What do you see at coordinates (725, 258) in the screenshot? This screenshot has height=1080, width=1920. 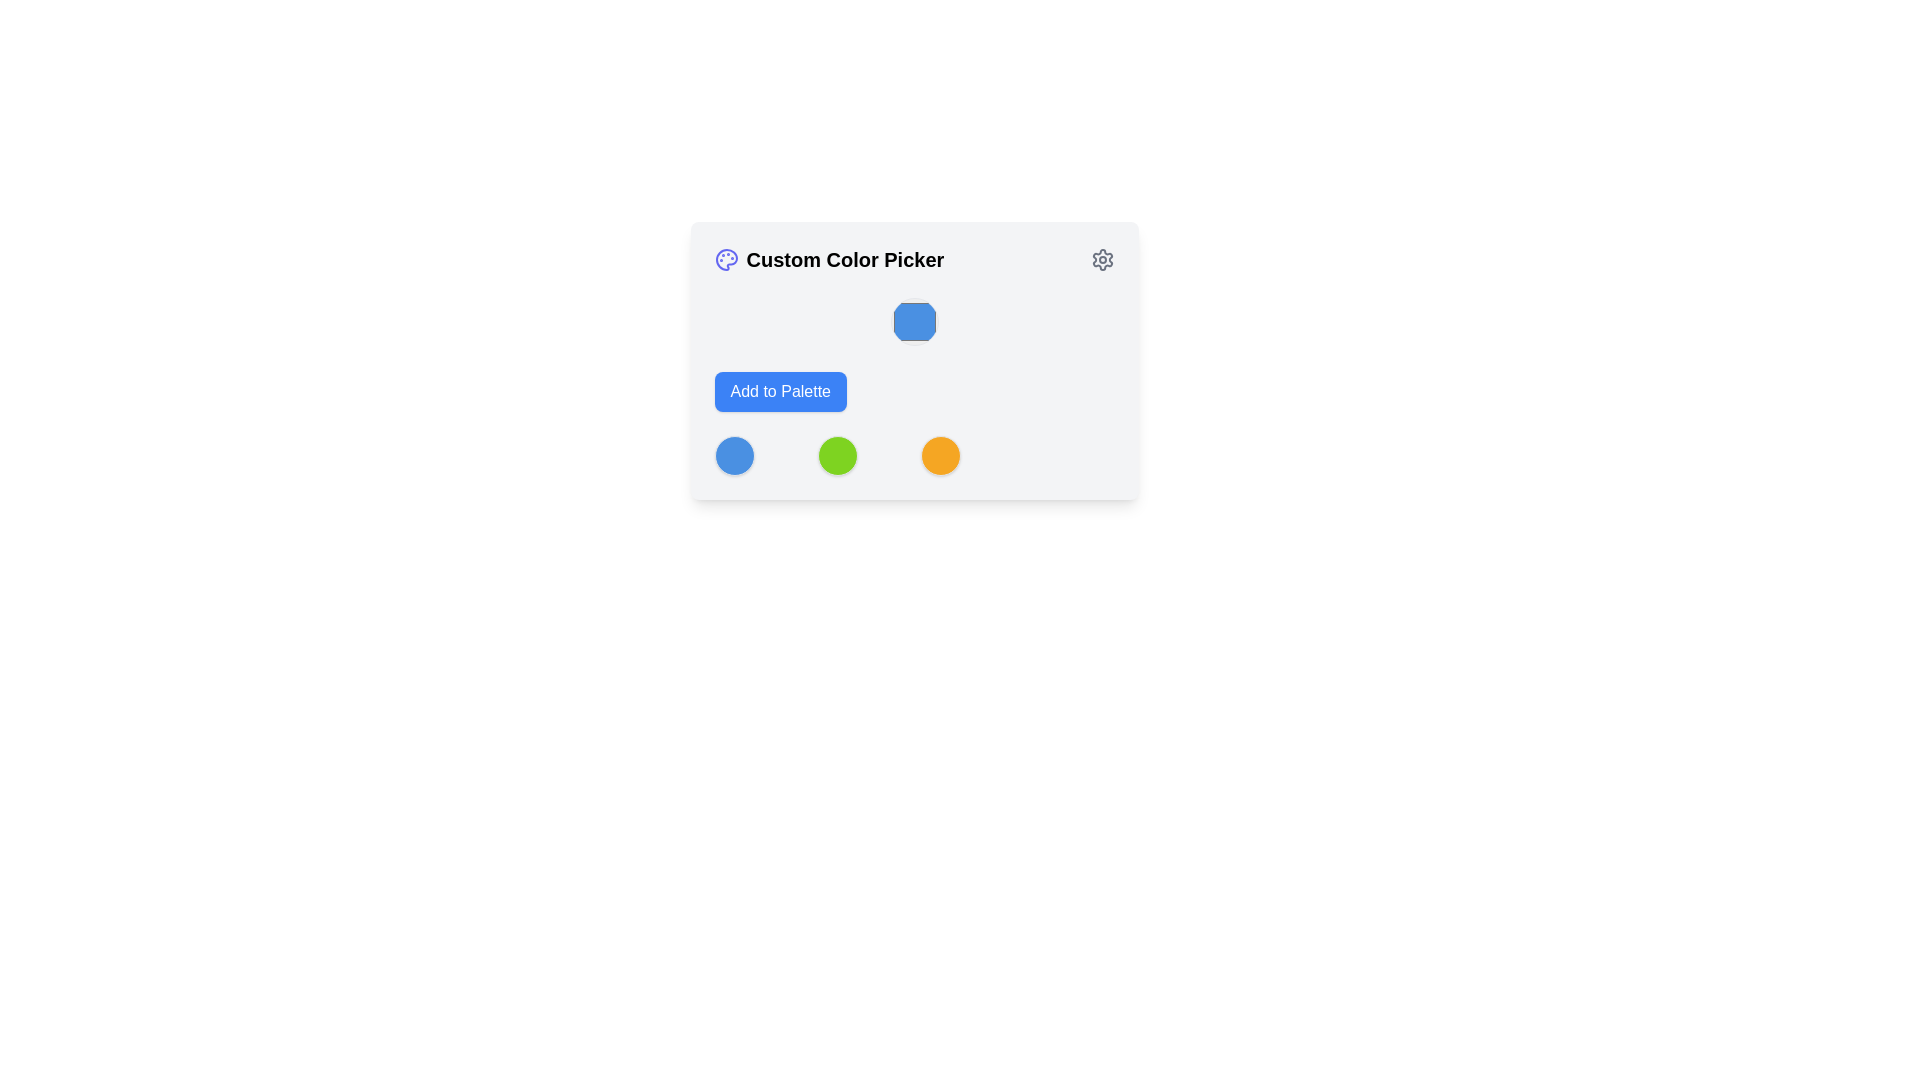 I see `the central circular shape within the palette icon located at the top left corner of the 'Custom Color Picker' widget` at bounding box center [725, 258].